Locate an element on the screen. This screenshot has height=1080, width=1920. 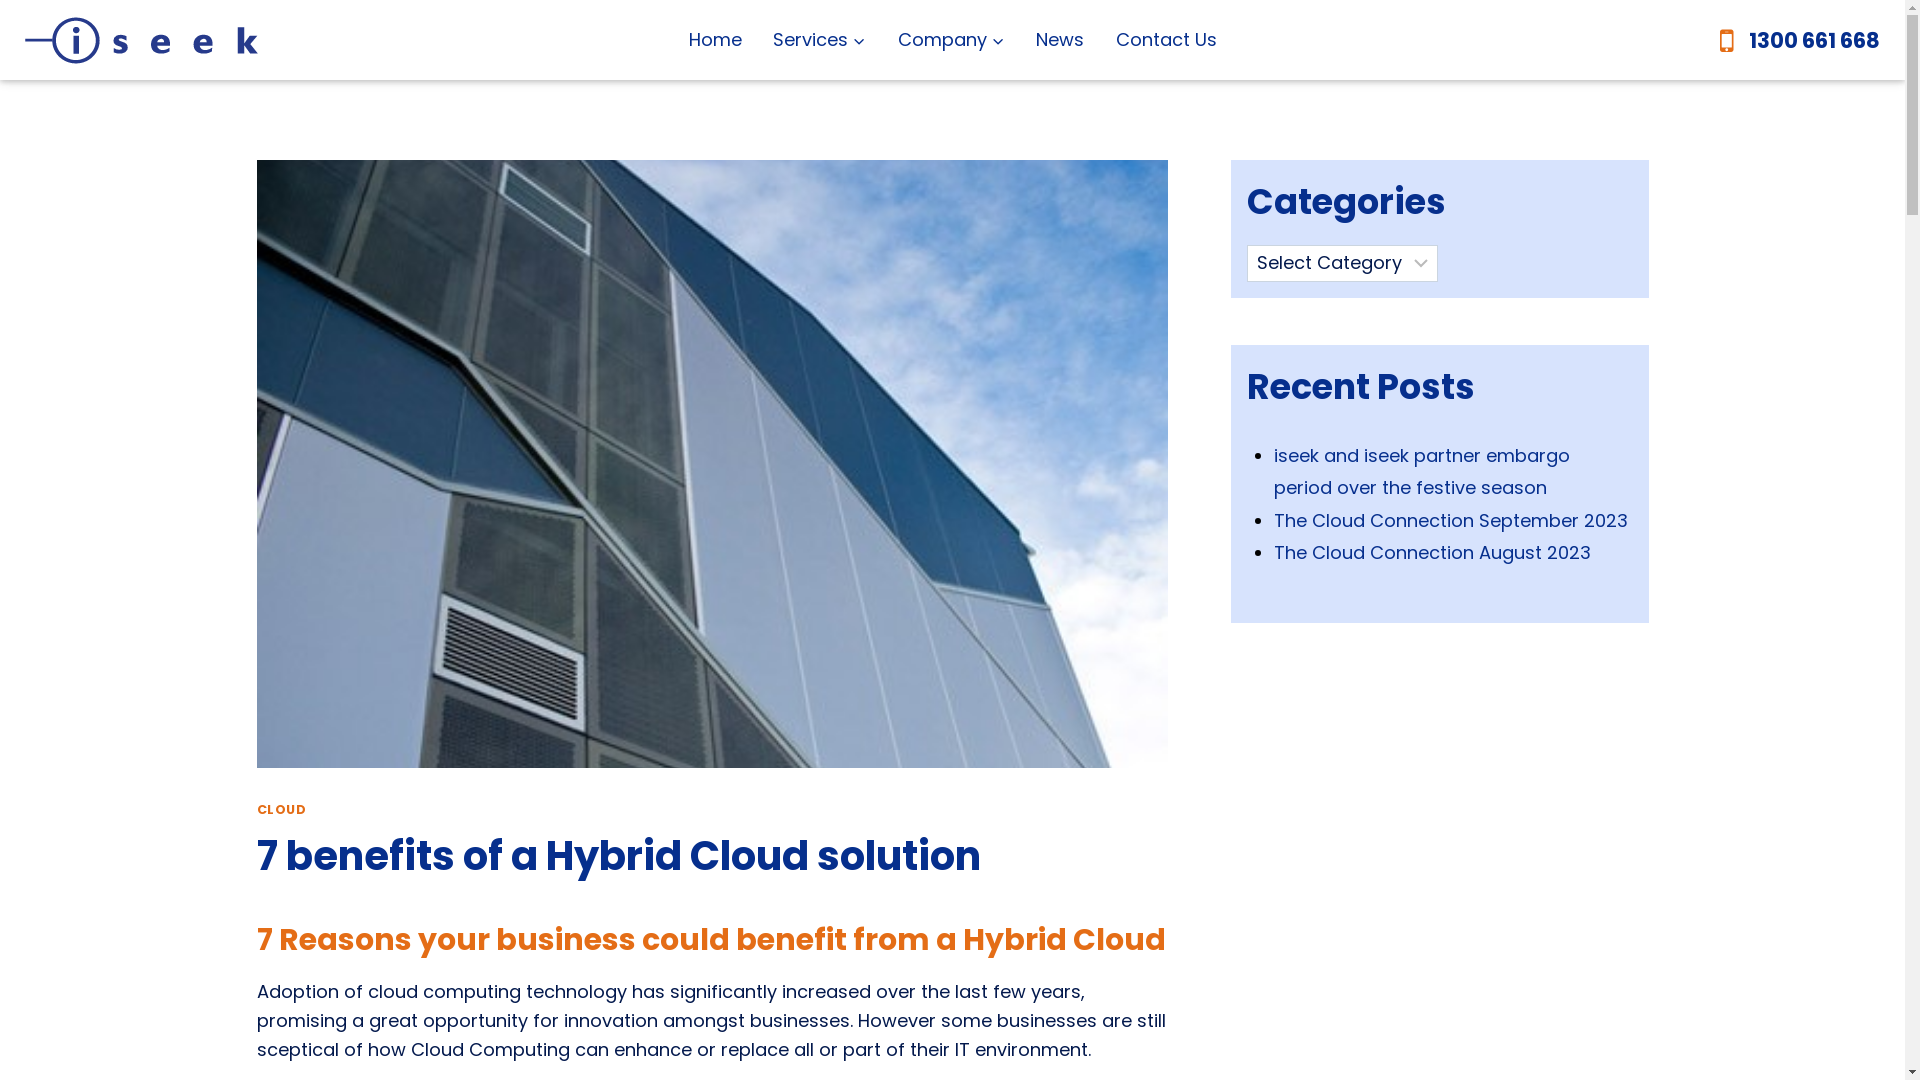
'Home' is located at coordinates (715, 39).